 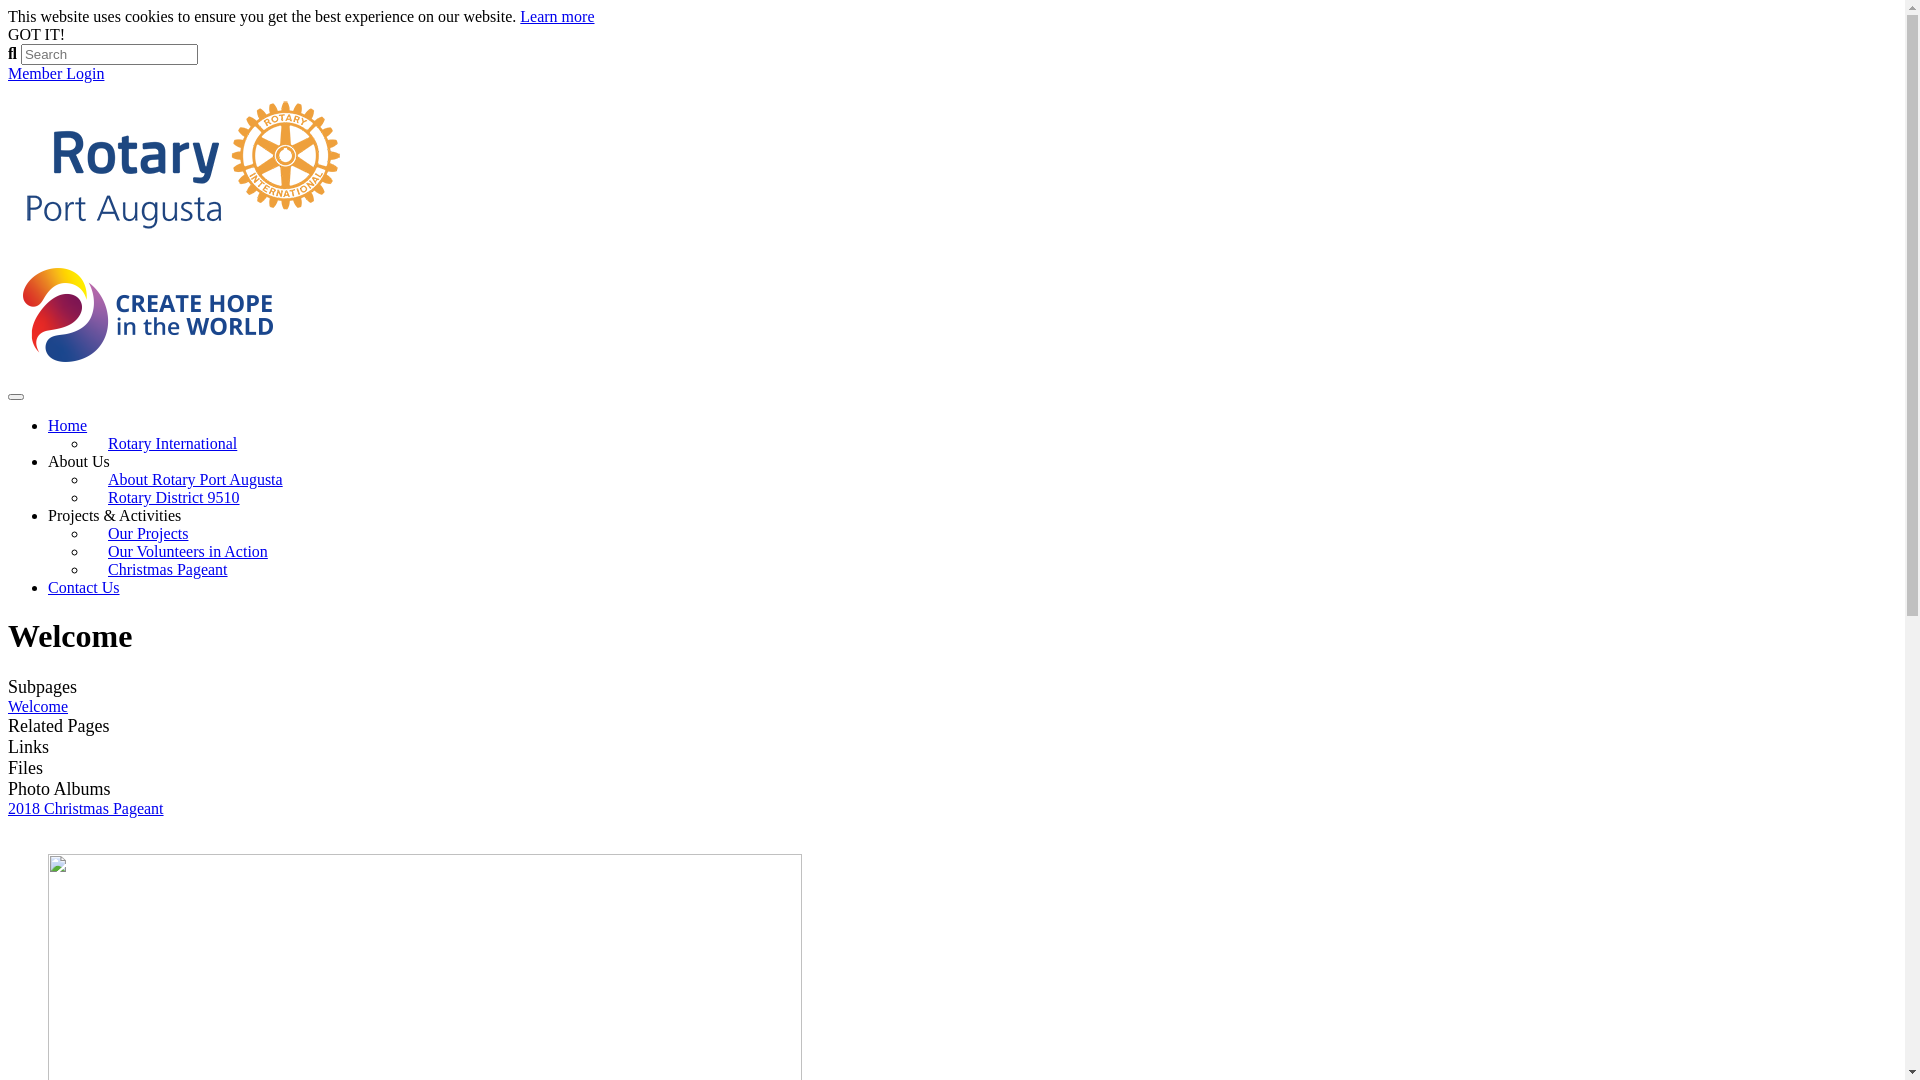 What do you see at coordinates (86, 569) in the screenshot?
I see `'Christmas Pageant'` at bounding box center [86, 569].